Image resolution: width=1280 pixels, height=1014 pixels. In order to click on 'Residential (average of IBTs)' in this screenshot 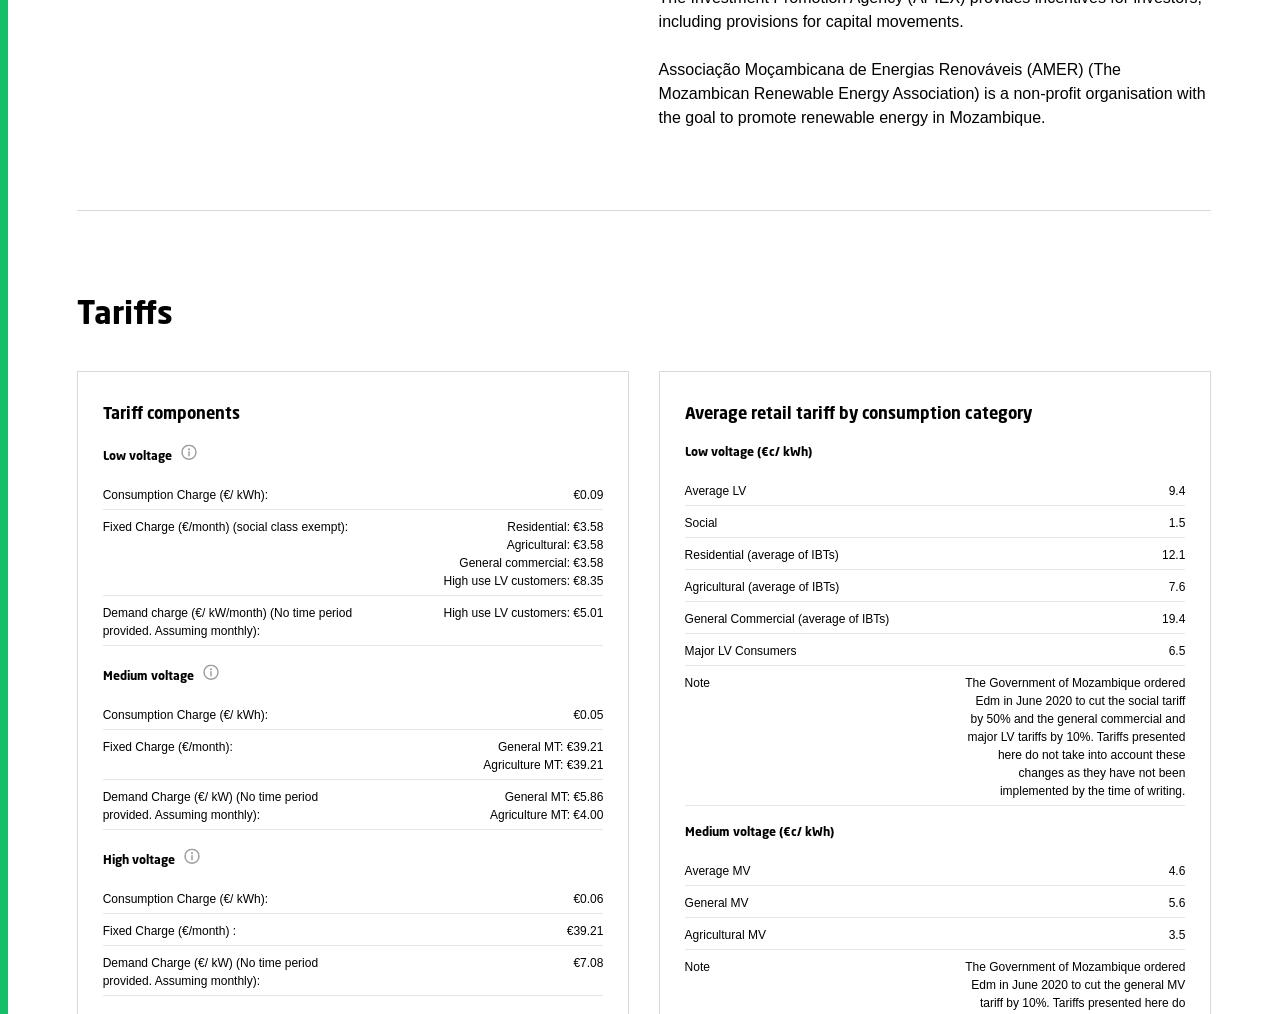, I will do `click(684, 553)`.